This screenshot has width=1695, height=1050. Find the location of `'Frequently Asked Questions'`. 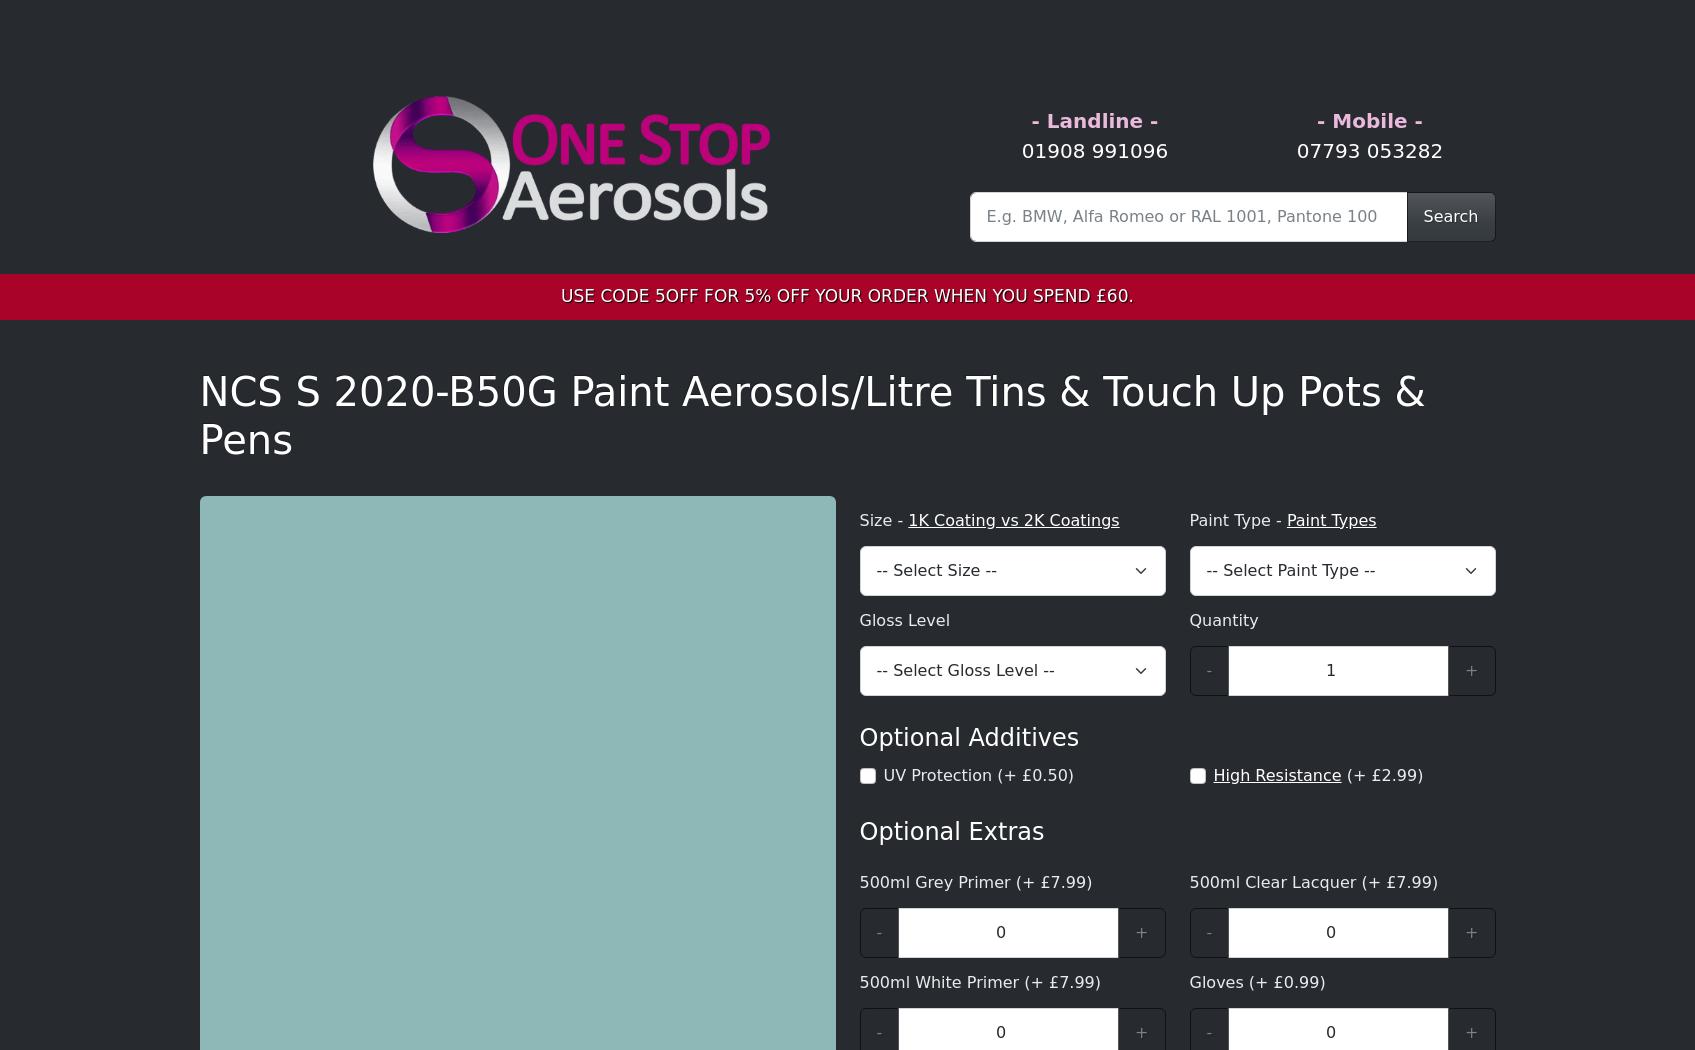

'Frequently Asked Questions' is located at coordinates (421, 908).